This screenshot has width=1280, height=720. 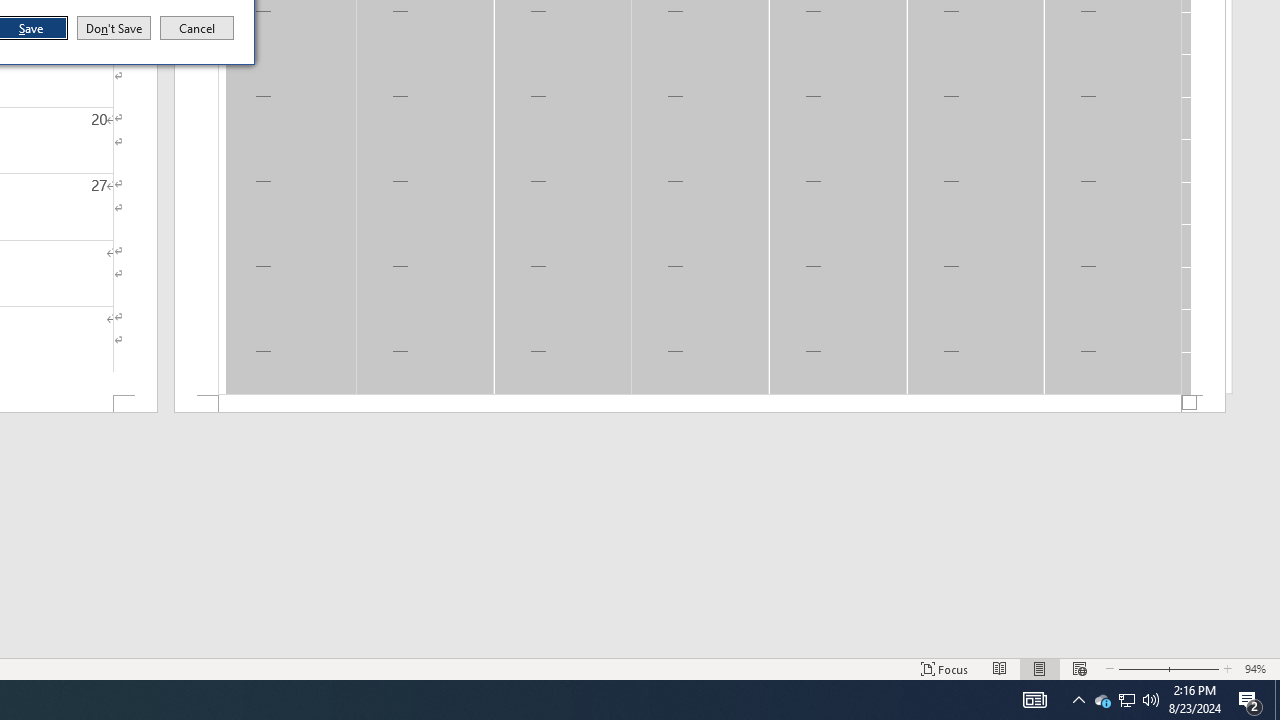 I want to click on 'User Promoted Notification Area', so click(x=1127, y=698).